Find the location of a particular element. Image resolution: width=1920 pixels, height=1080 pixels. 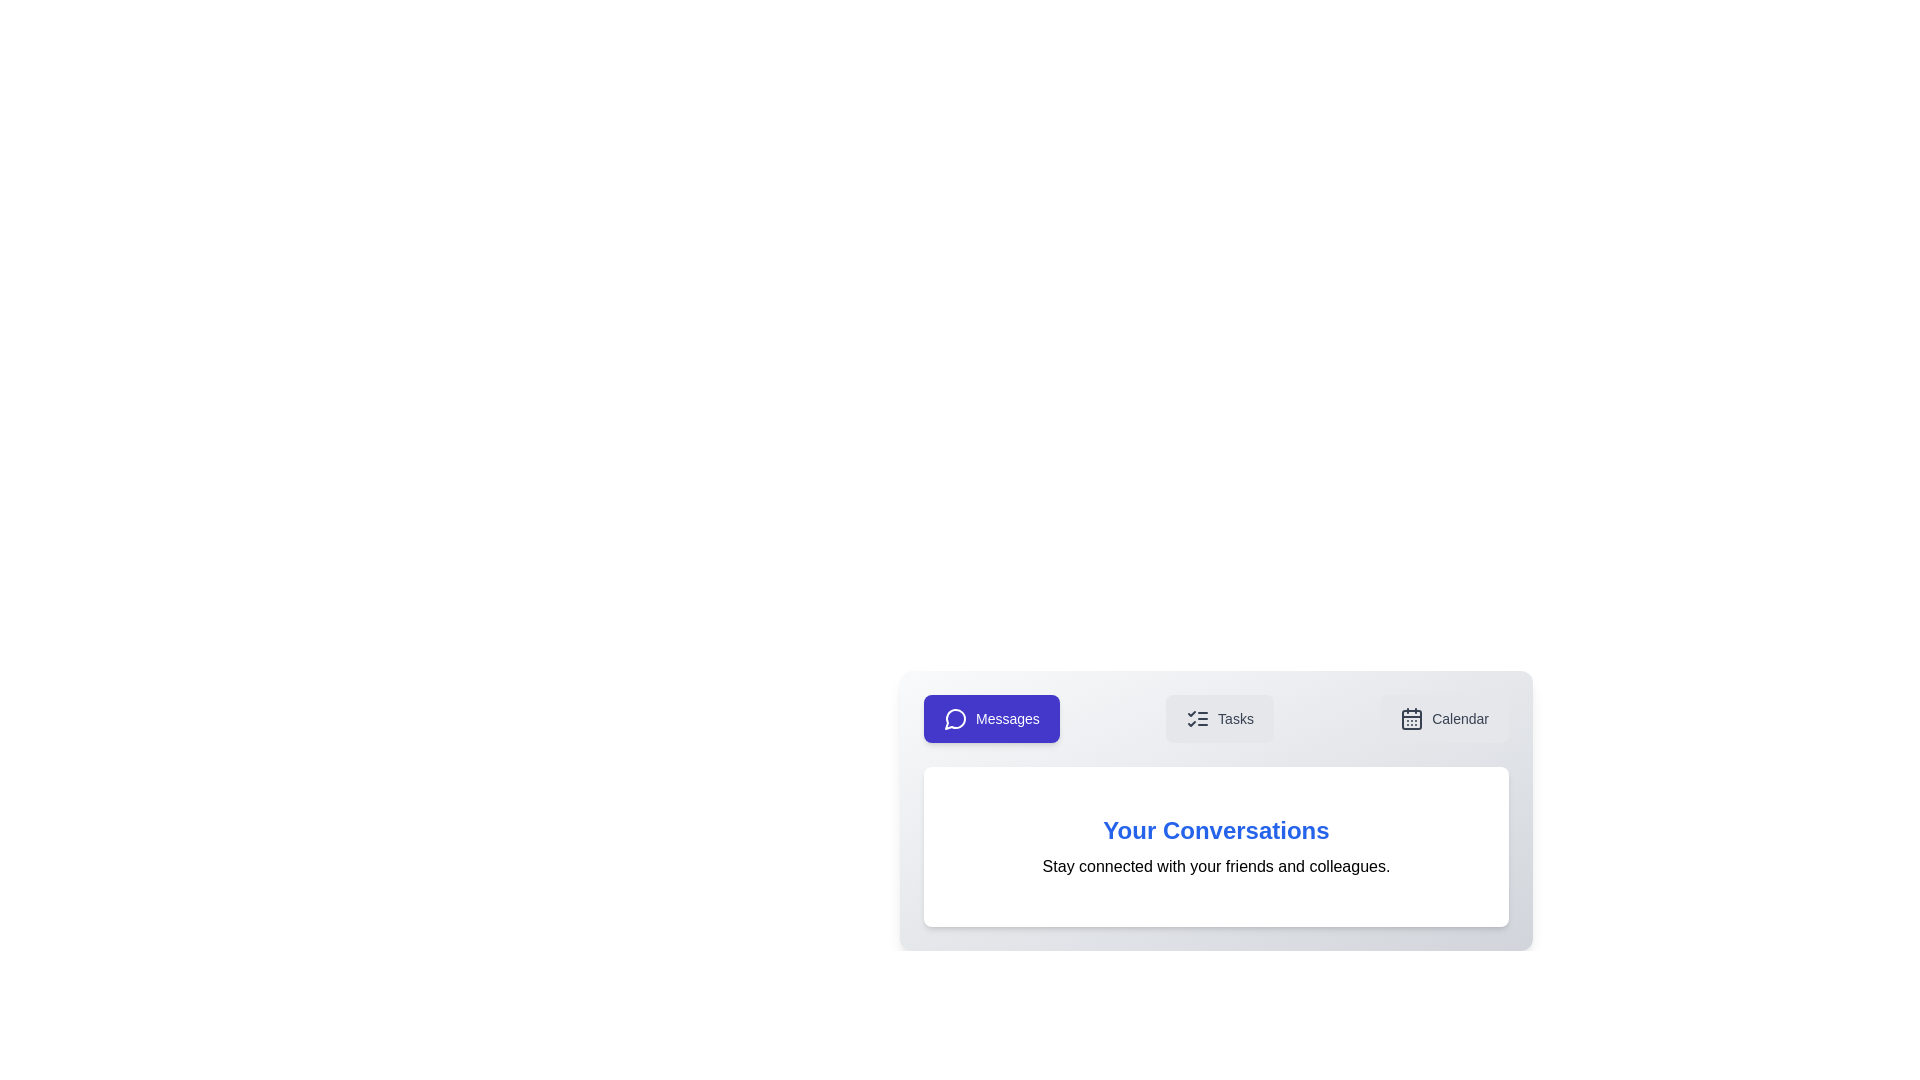

the Messages tab is located at coordinates (991, 717).